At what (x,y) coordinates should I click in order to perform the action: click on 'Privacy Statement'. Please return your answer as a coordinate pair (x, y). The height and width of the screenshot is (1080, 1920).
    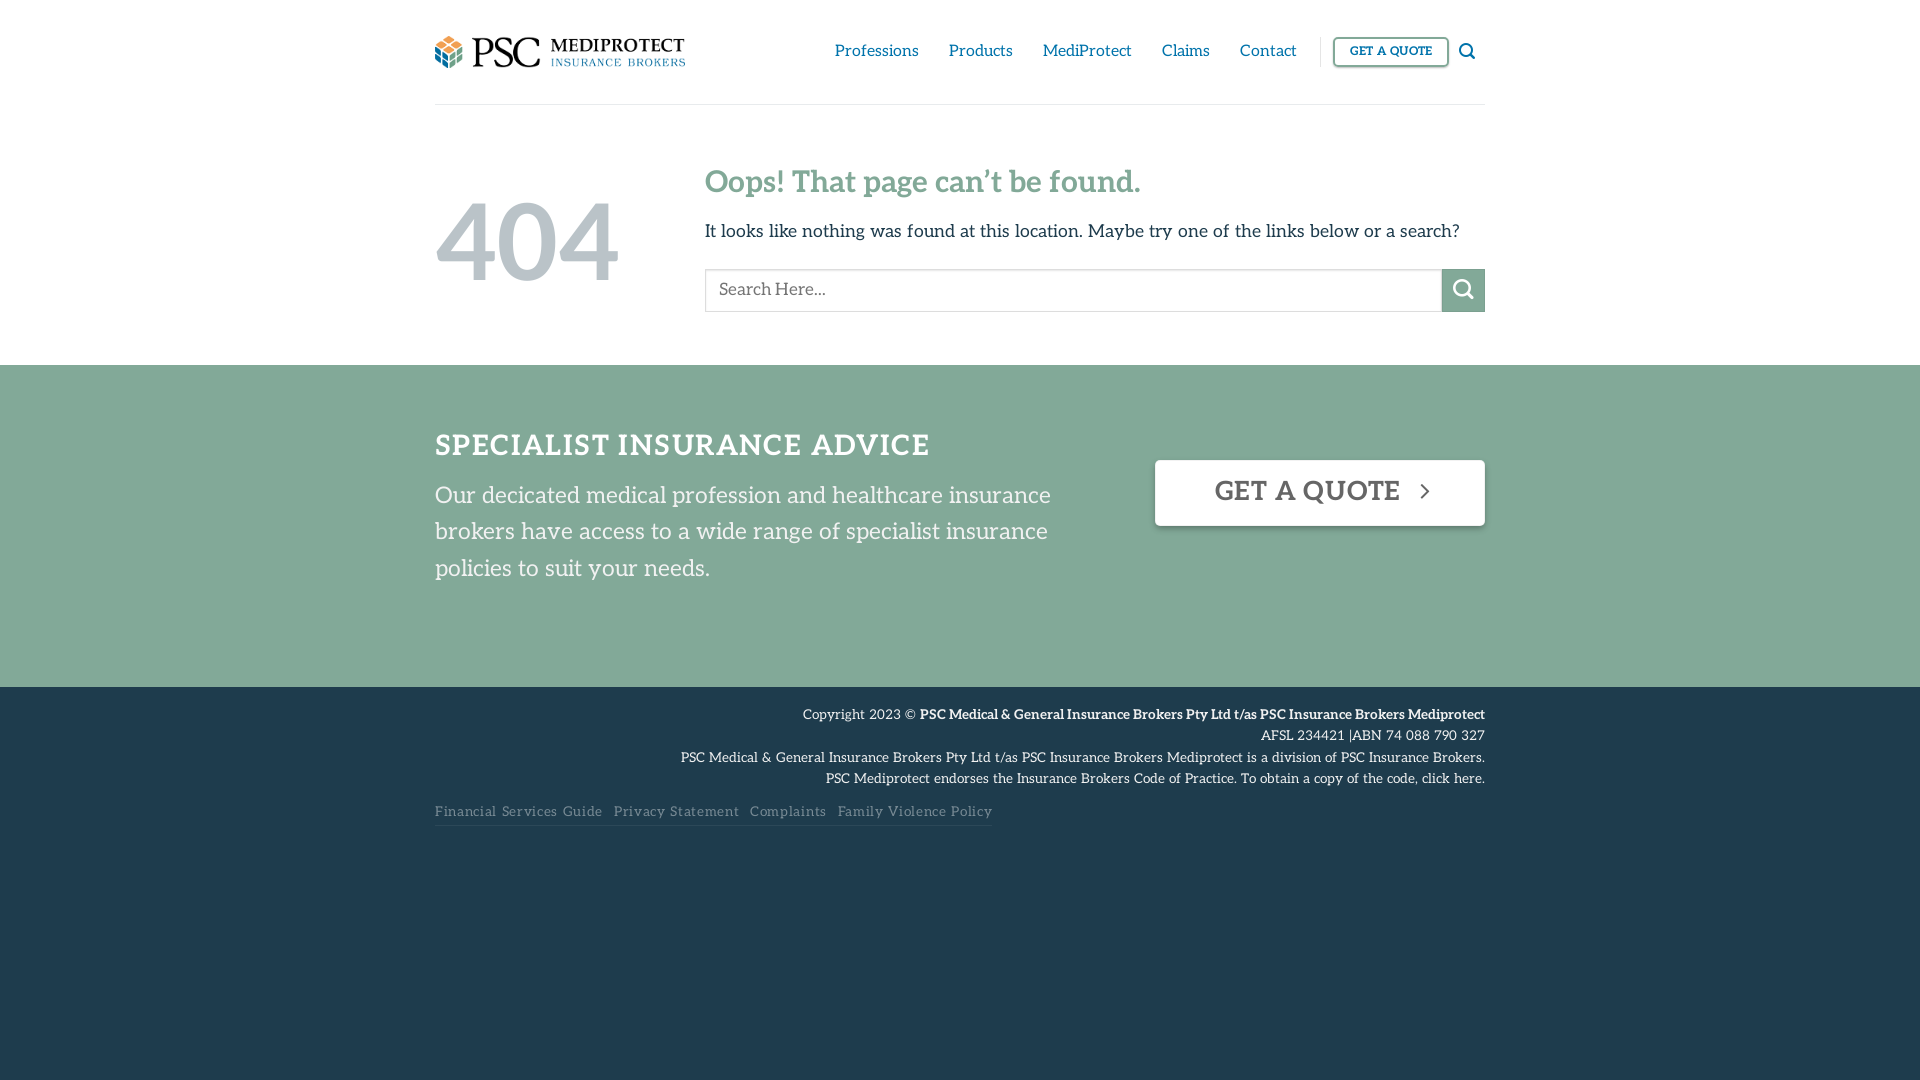
    Looking at the image, I should click on (613, 812).